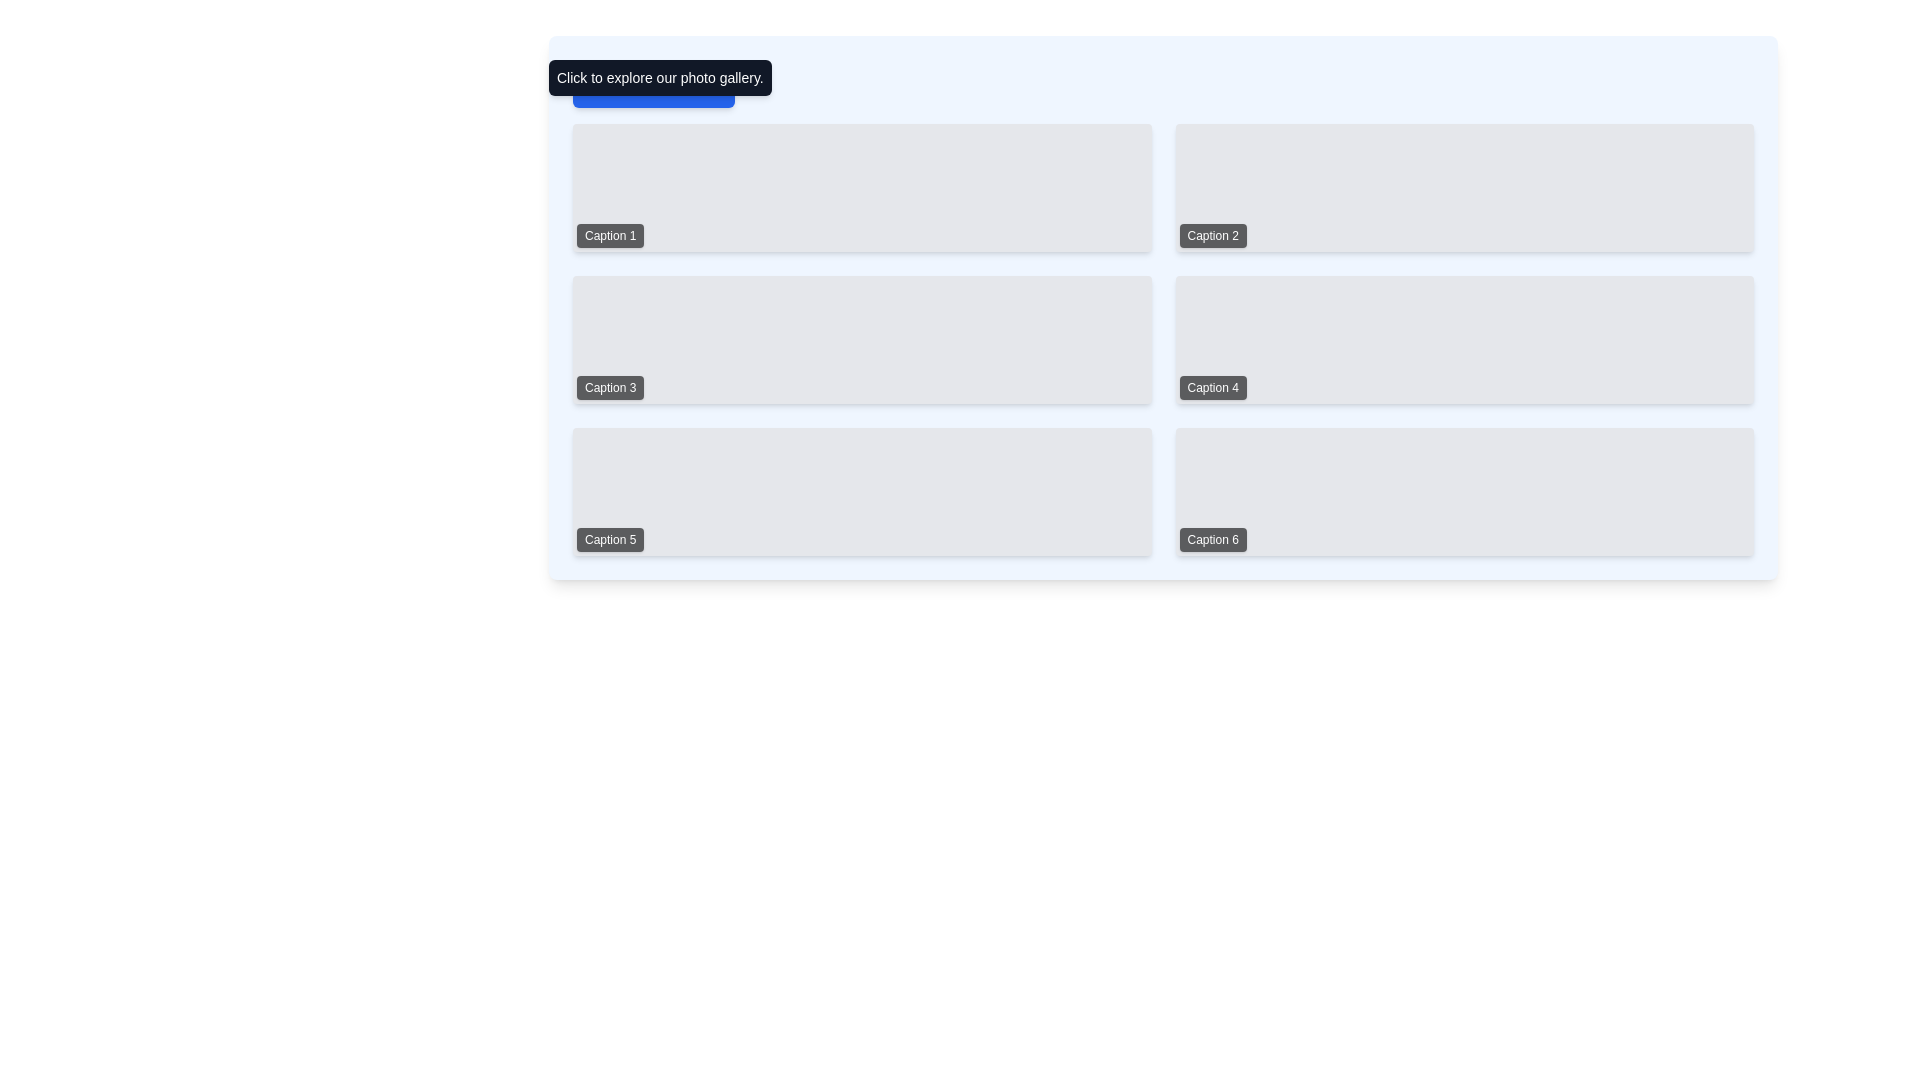 The height and width of the screenshot is (1080, 1920). I want to click on the Text Label located at the bottom-left corner of the fifth grid cell, which displays the caption 'Caption 5', so click(609, 540).